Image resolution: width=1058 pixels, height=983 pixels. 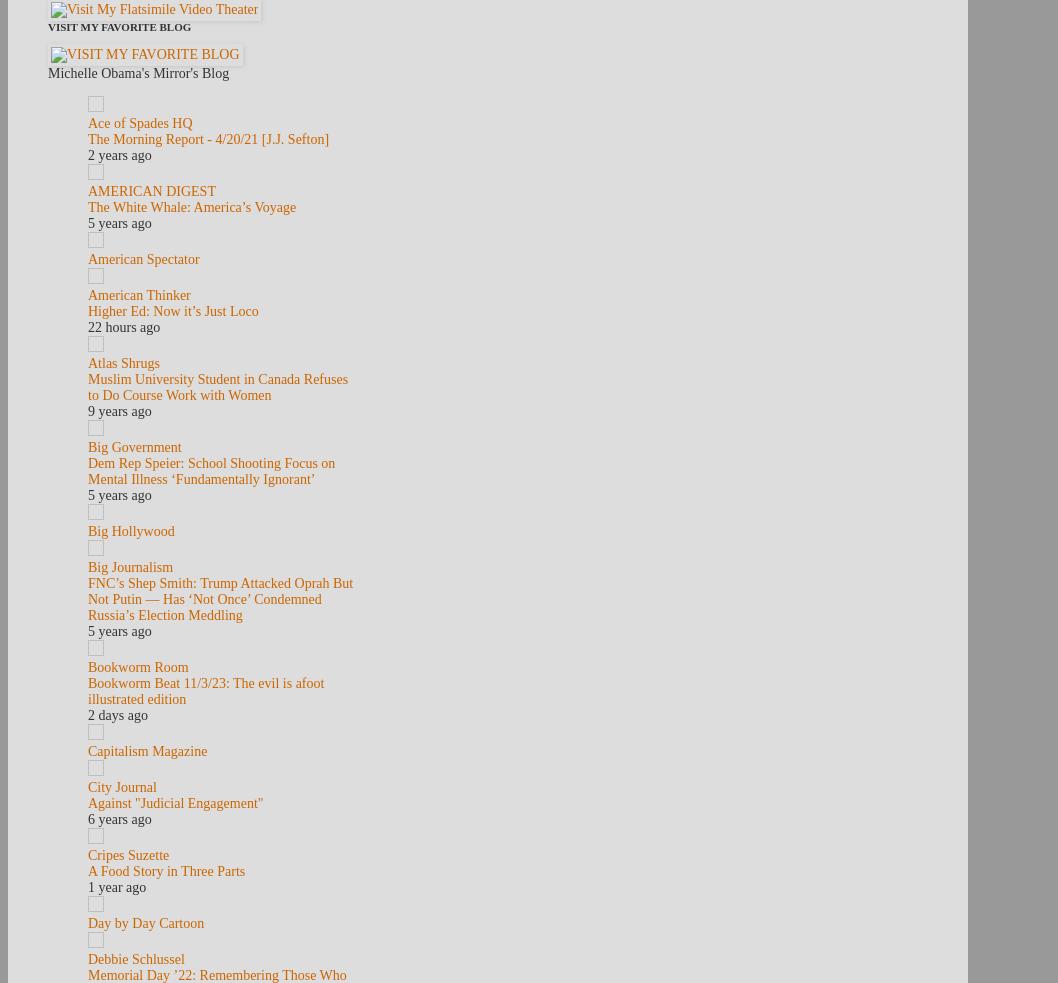 What do you see at coordinates (145, 923) in the screenshot?
I see `'Day by Day Cartoon'` at bounding box center [145, 923].